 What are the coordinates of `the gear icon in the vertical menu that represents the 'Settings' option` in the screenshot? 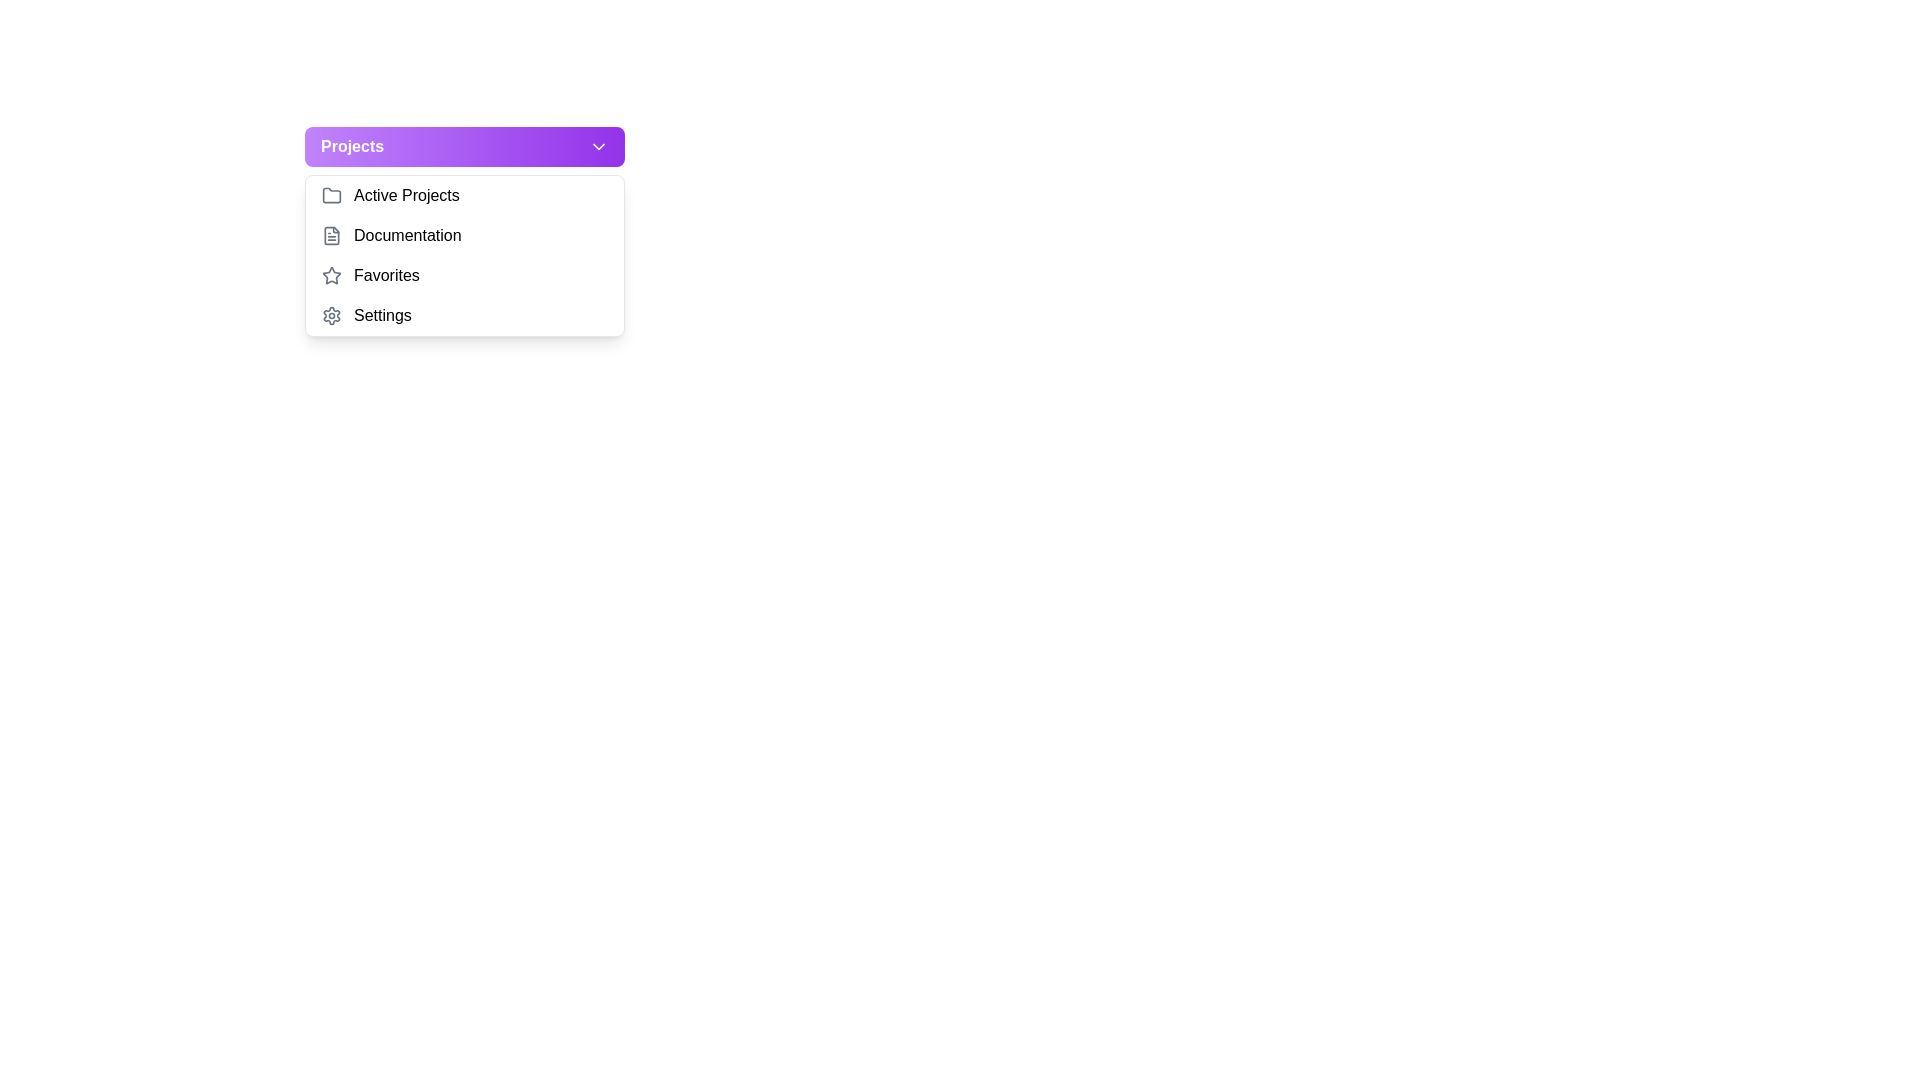 It's located at (331, 315).